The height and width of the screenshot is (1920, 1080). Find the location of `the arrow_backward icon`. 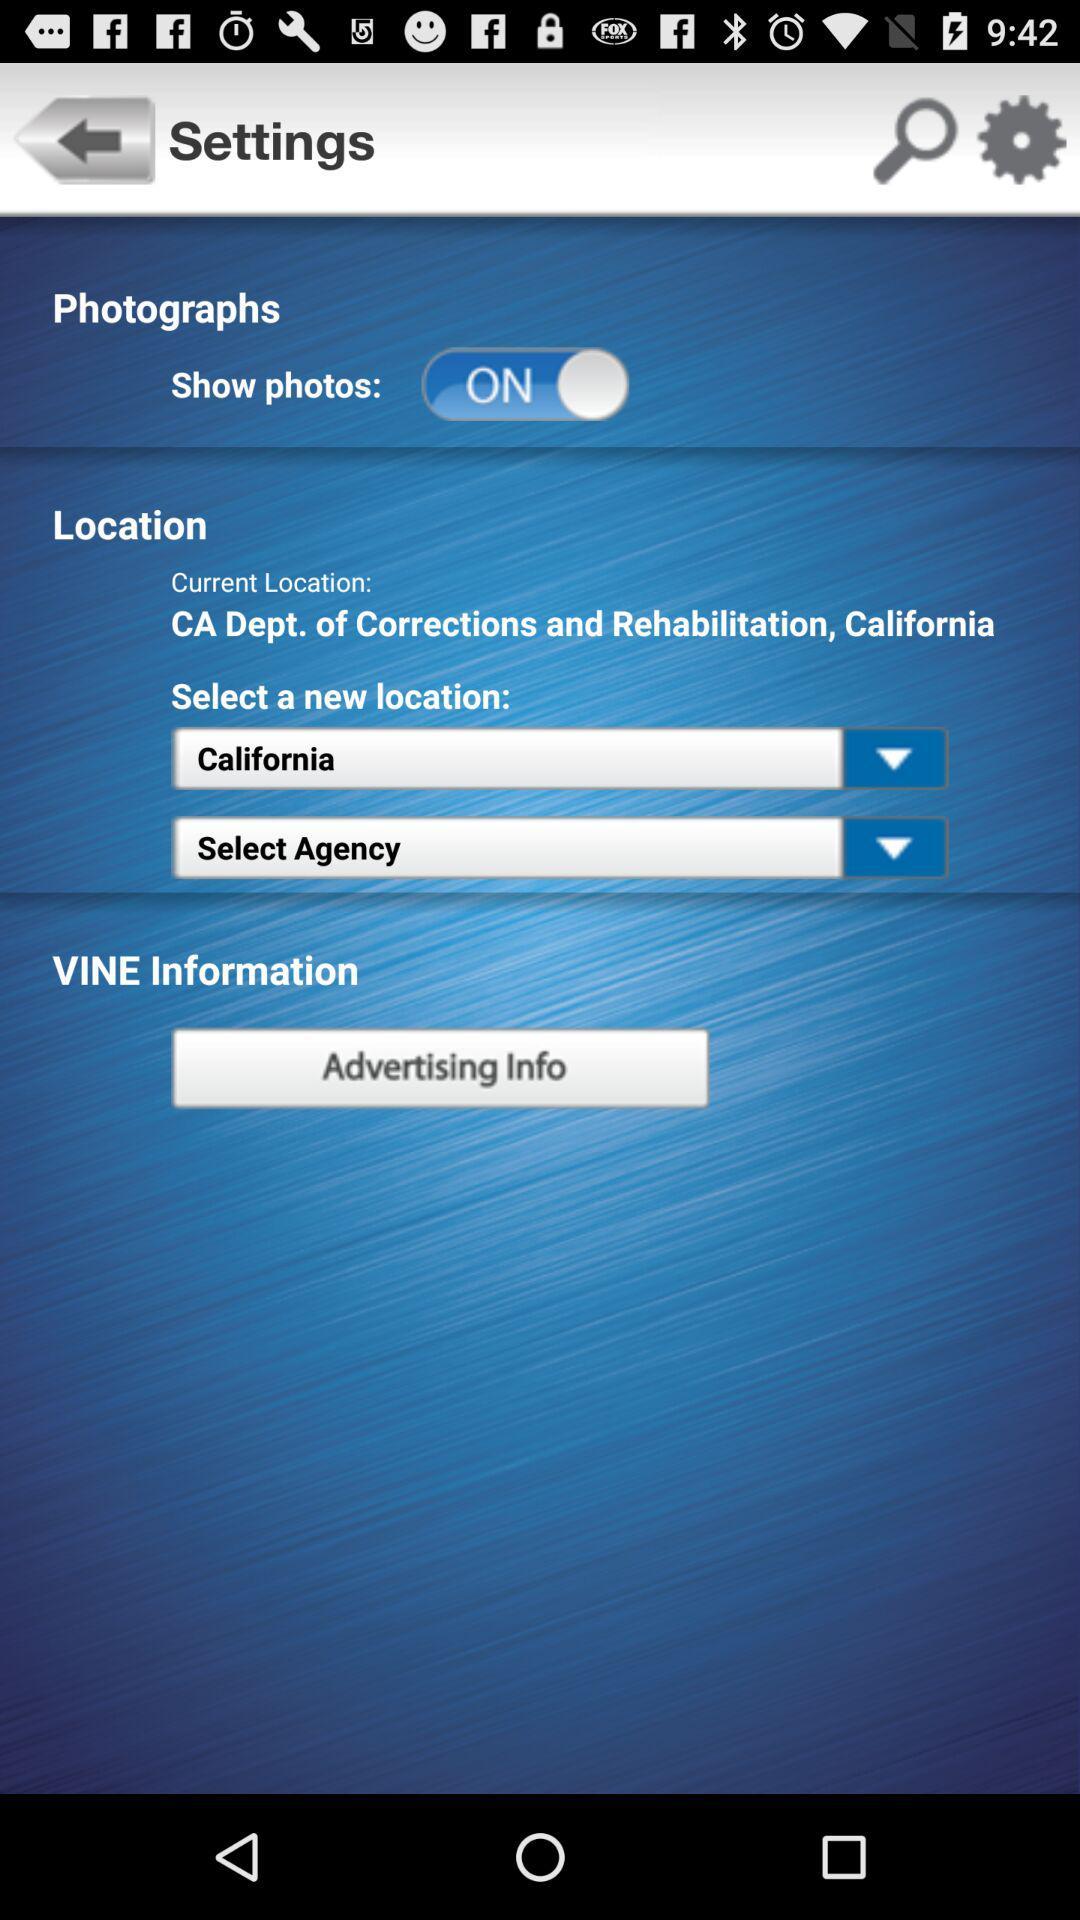

the arrow_backward icon is located at coordinates (83, 148).